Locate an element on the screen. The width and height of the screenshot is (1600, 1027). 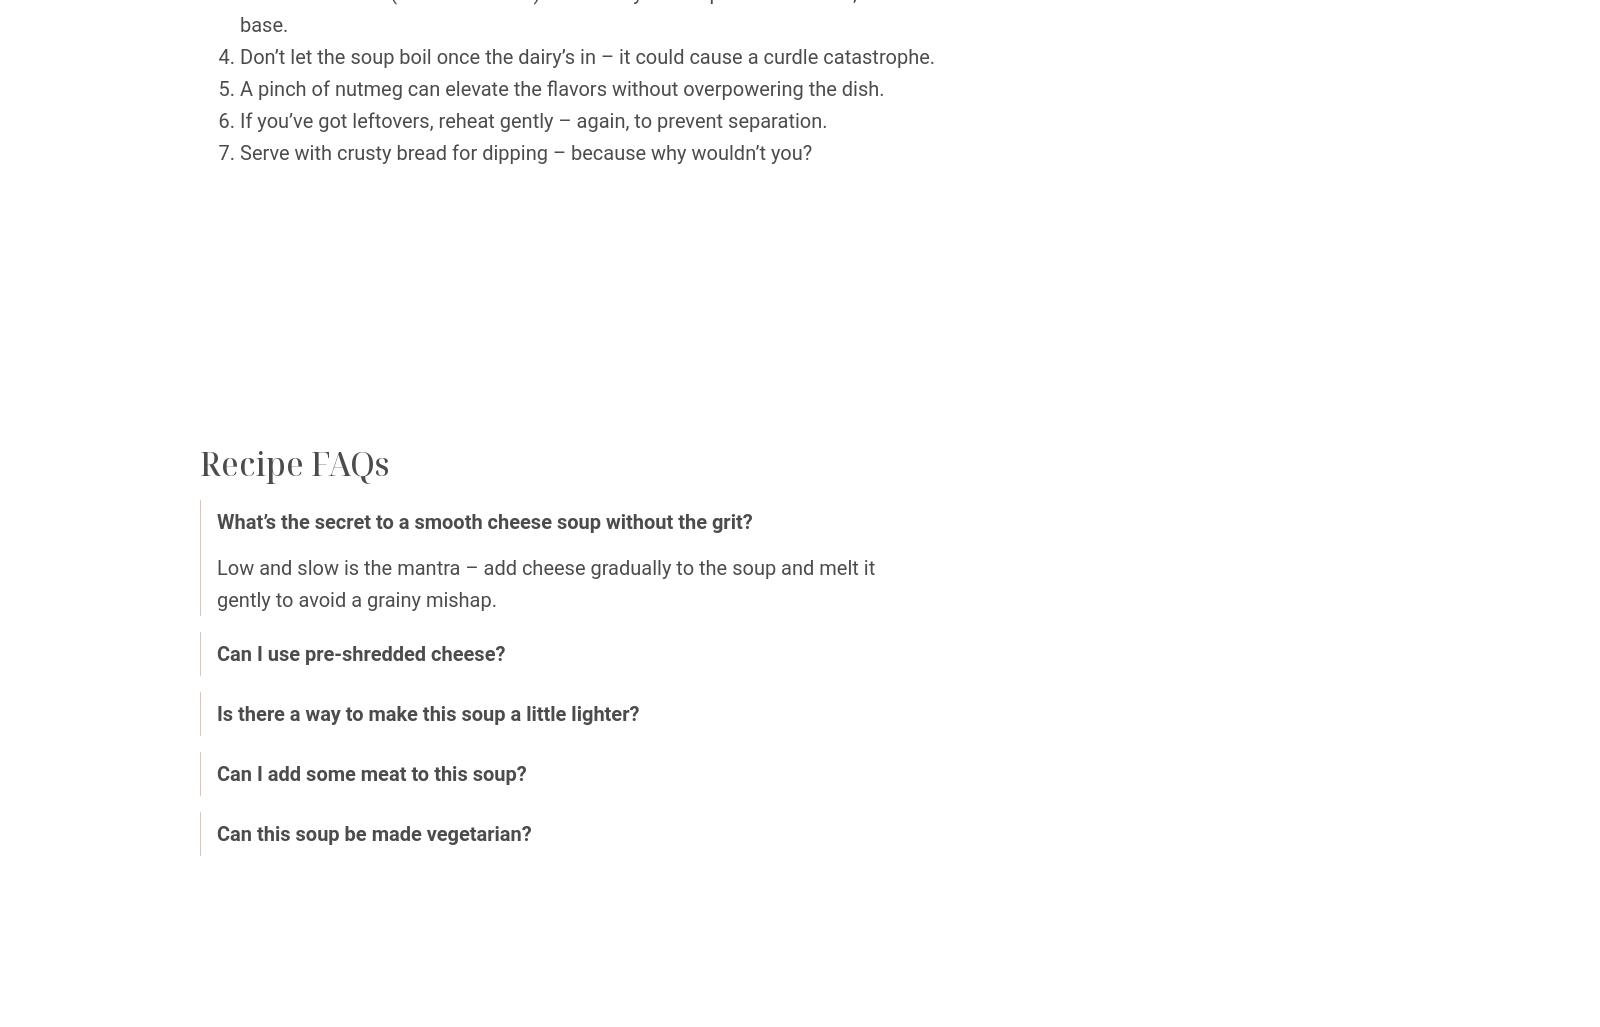
'Can this soup be made vegetarian?' is located at coordinates (373, 832).